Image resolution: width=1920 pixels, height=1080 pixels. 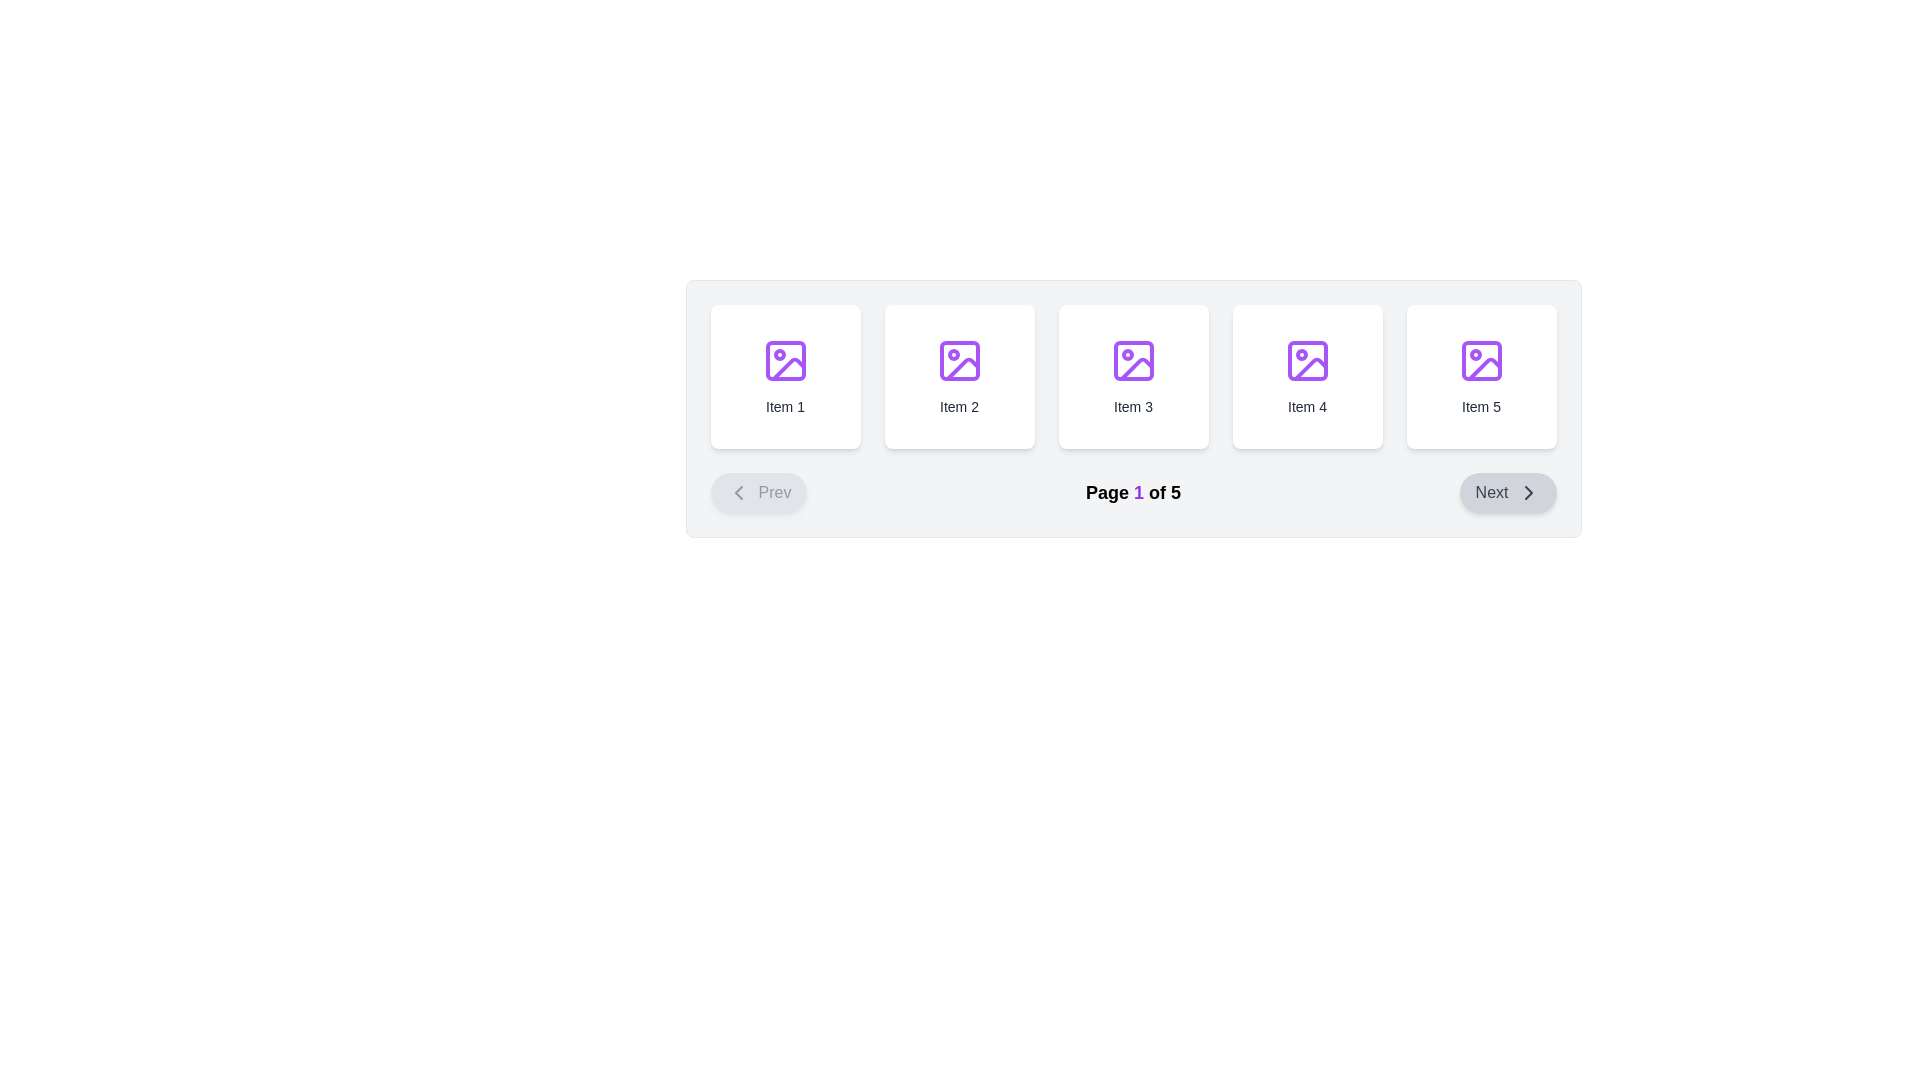 I want to click on the vector graphic icon representing an image, which is located centrally within the second item card of a horizontal list of five cards, so click(x=958, y=361).